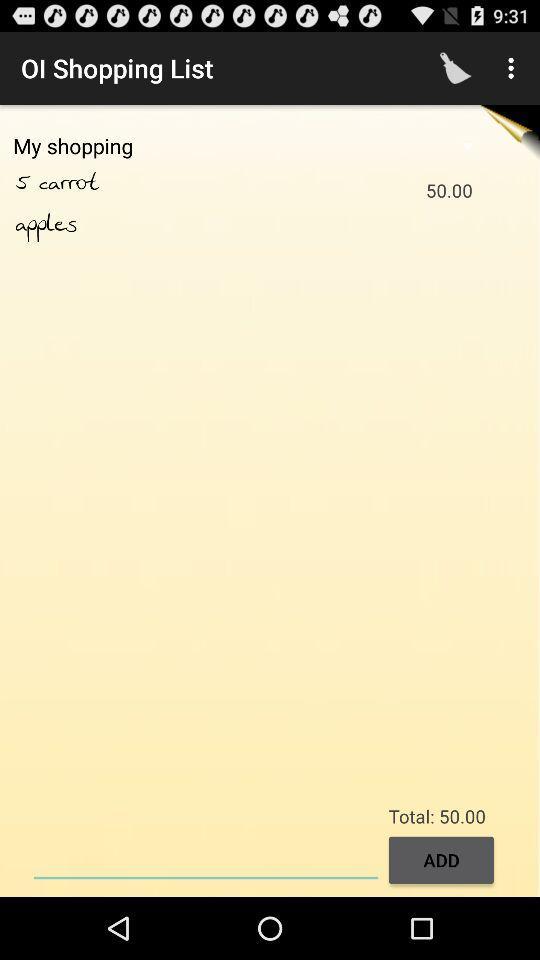 Image resolution: width=540 pixels, height=960 pixels. I want to click on icon below the my shopping app, so click(90, 183).